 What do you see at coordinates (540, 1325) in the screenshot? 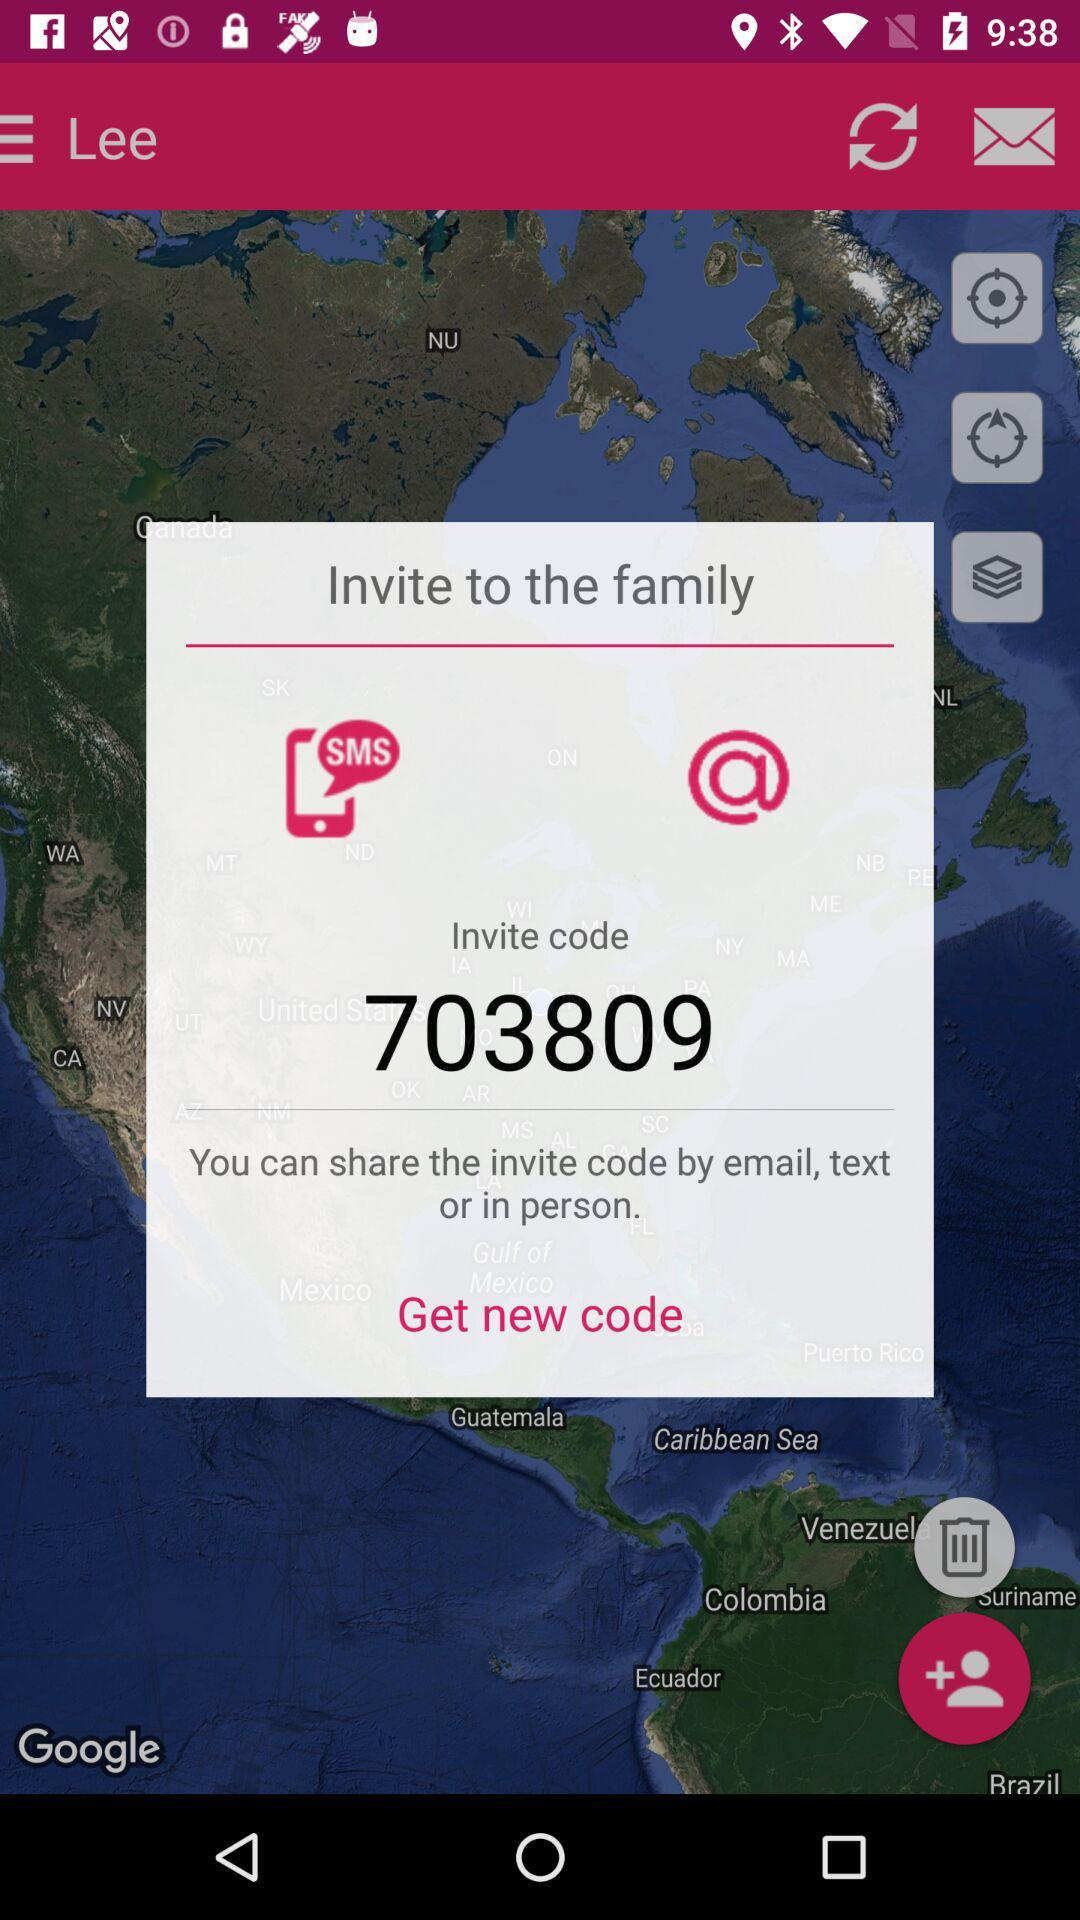
I see `the item below the you can share` at bounding box center [540, 1325].